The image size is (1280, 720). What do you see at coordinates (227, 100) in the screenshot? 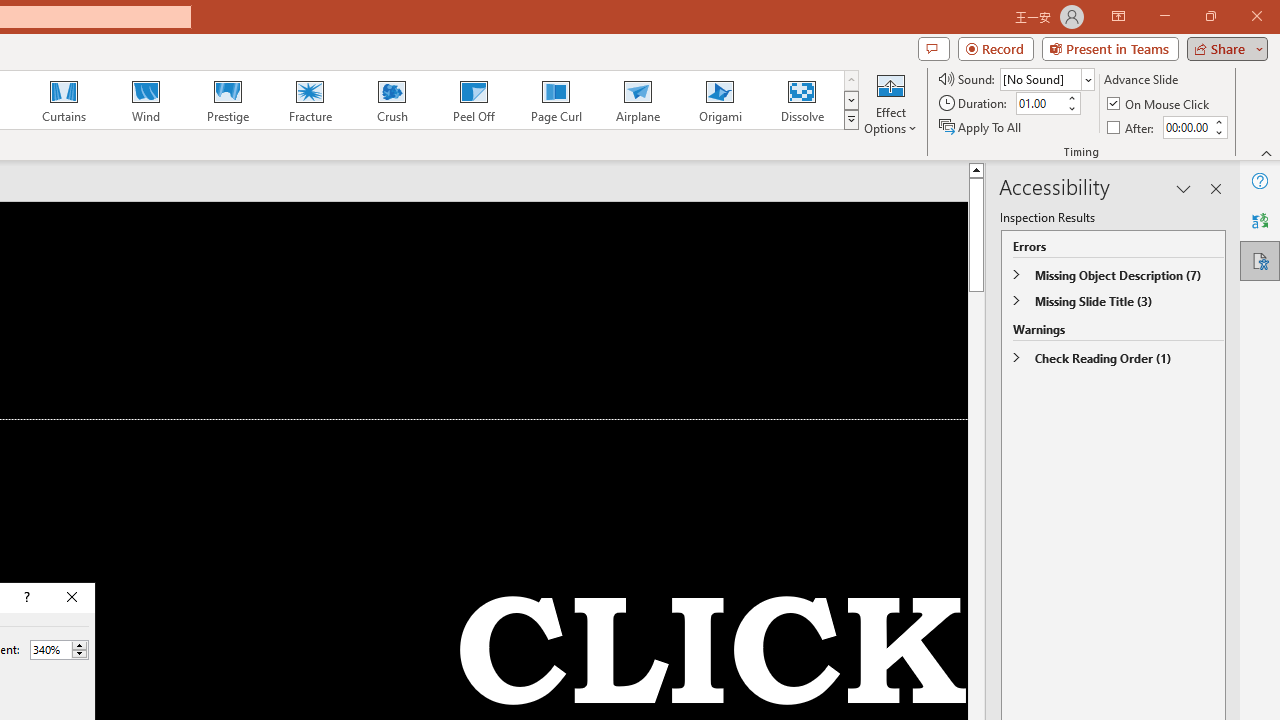
I see `'Prestige'` at bounding box center [227, 100].